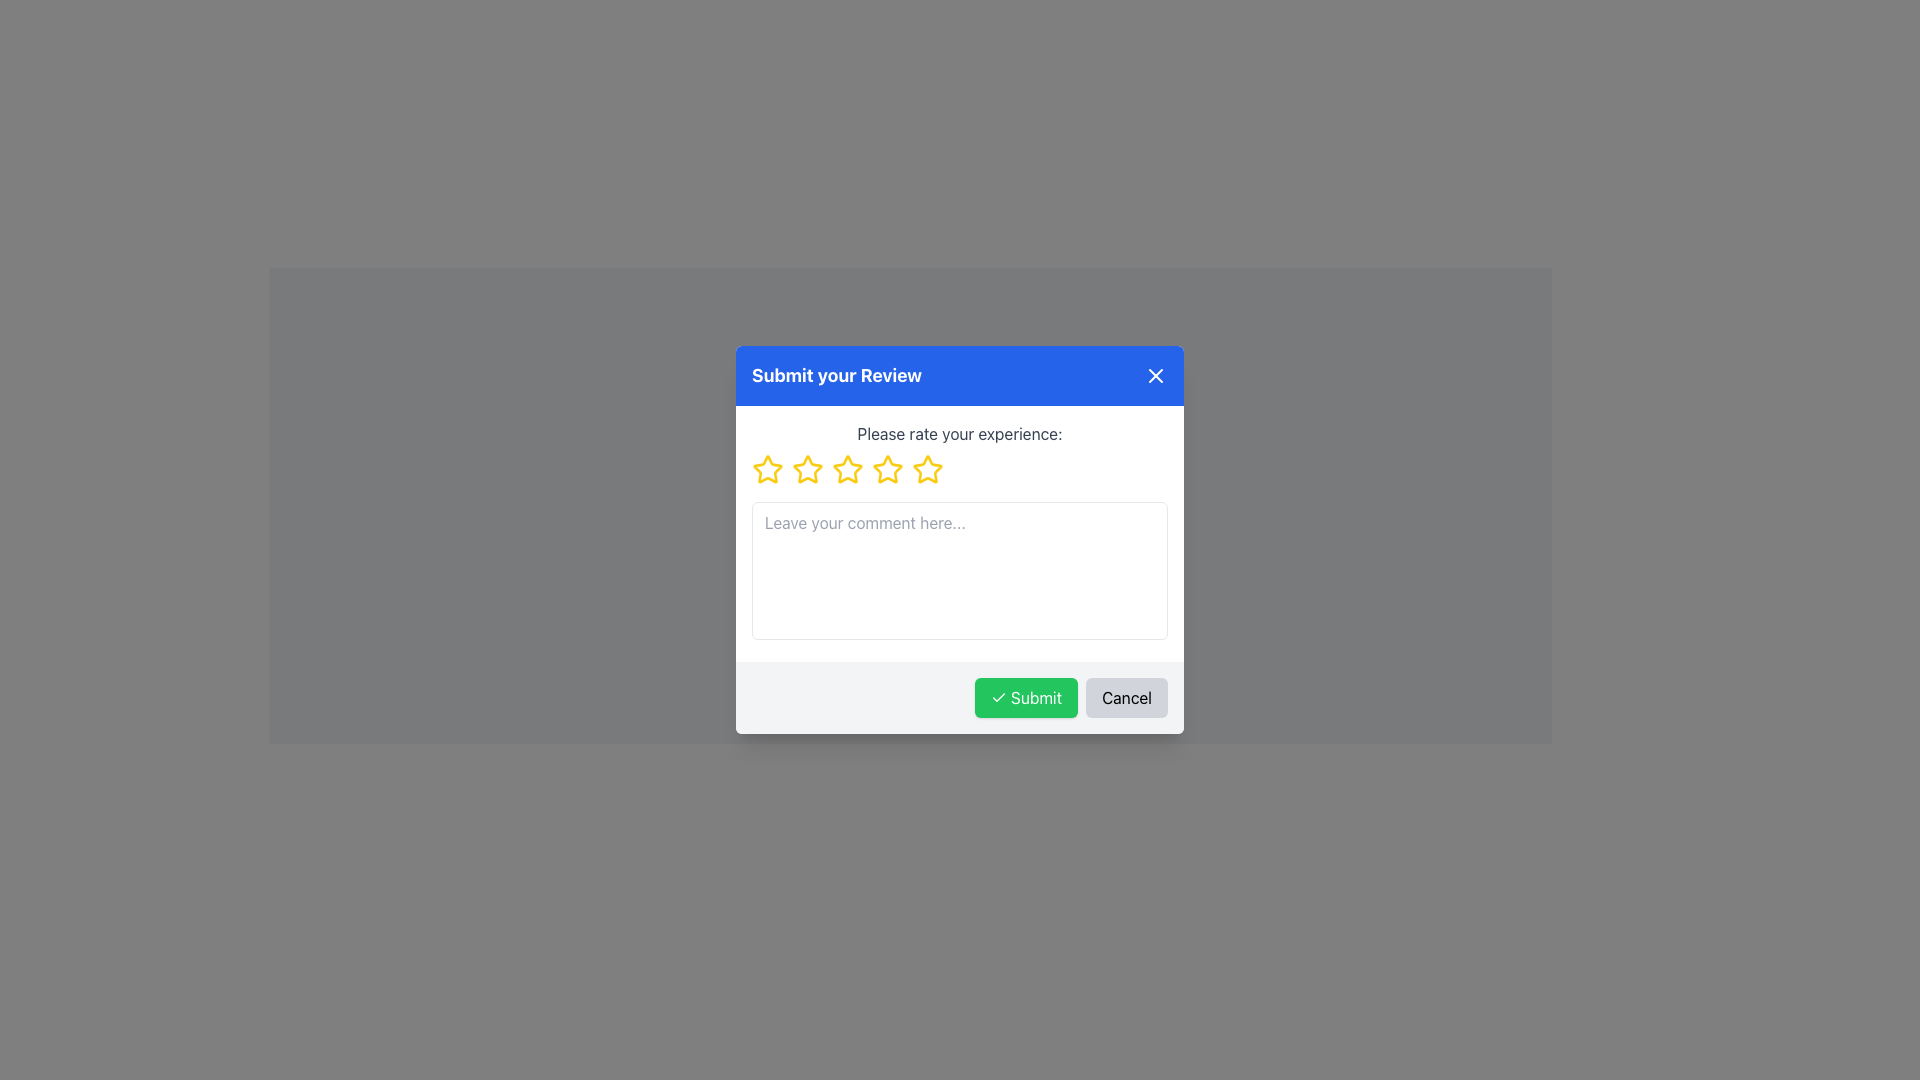  What do you see at coordinates (887, 470) in the screenshot?
I see `the sixth star icon in the rating component` at bounding box center [887, 470].